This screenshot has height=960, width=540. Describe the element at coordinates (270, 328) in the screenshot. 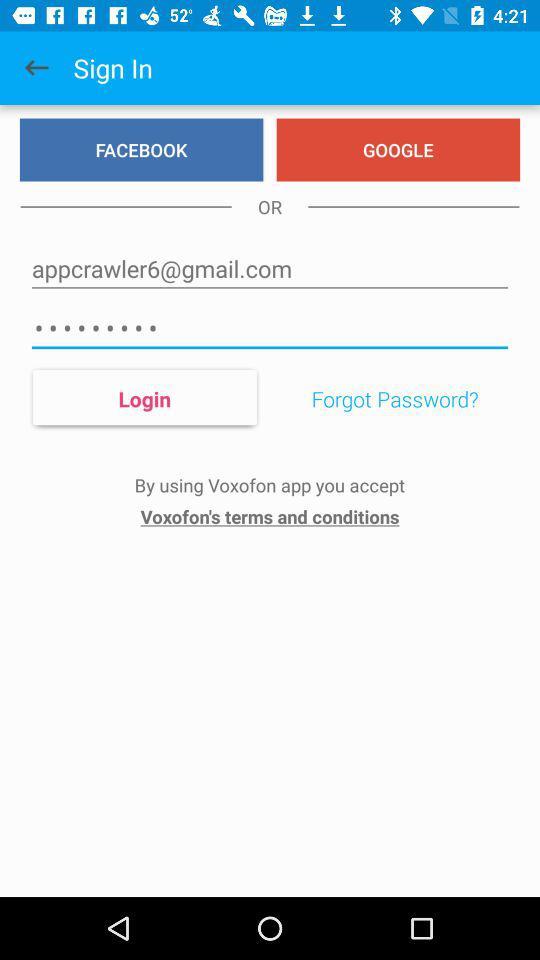

I see `icon below appcrawler6@gmail.com item` at that location.